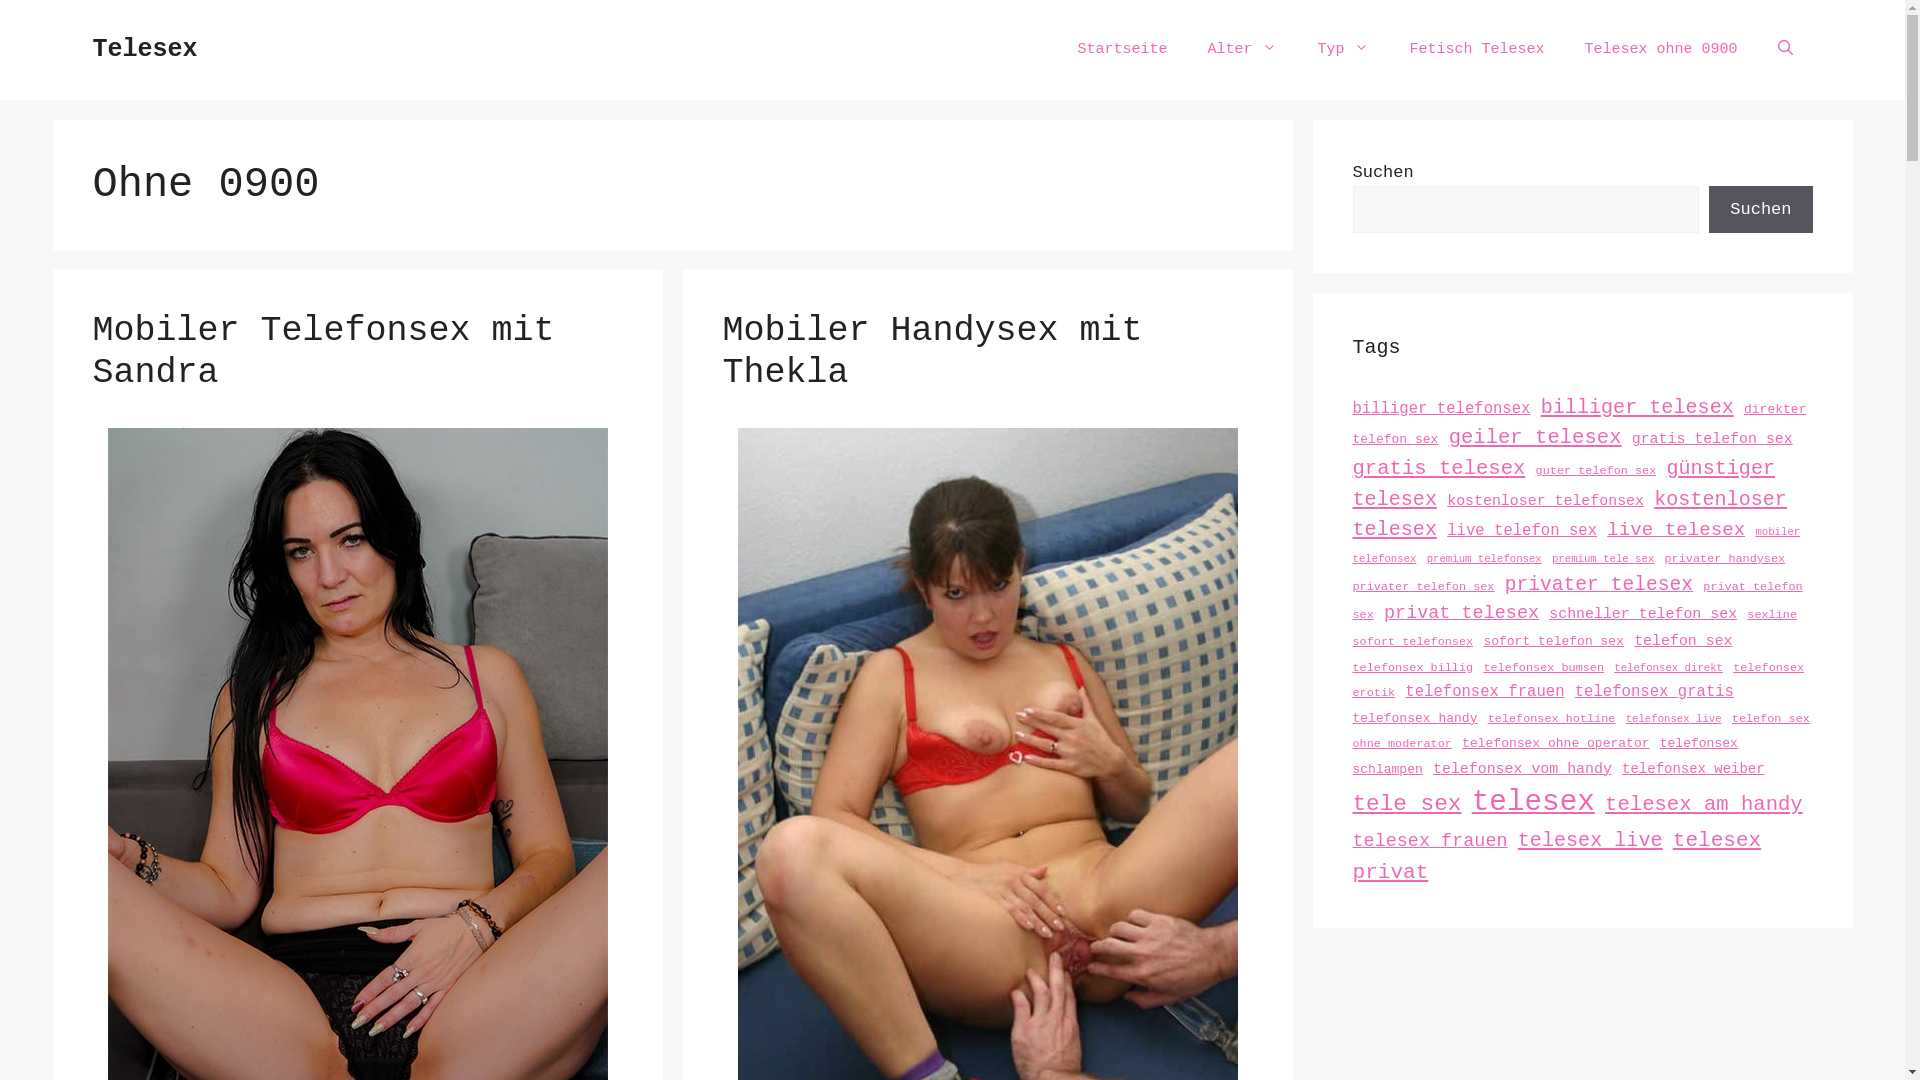 The width and height of the screenshot is (1920, 1080). Describe the element at coordinates (1579, 732) in the screenshot. I see `'telefon sex ohne moderator'` at that location.